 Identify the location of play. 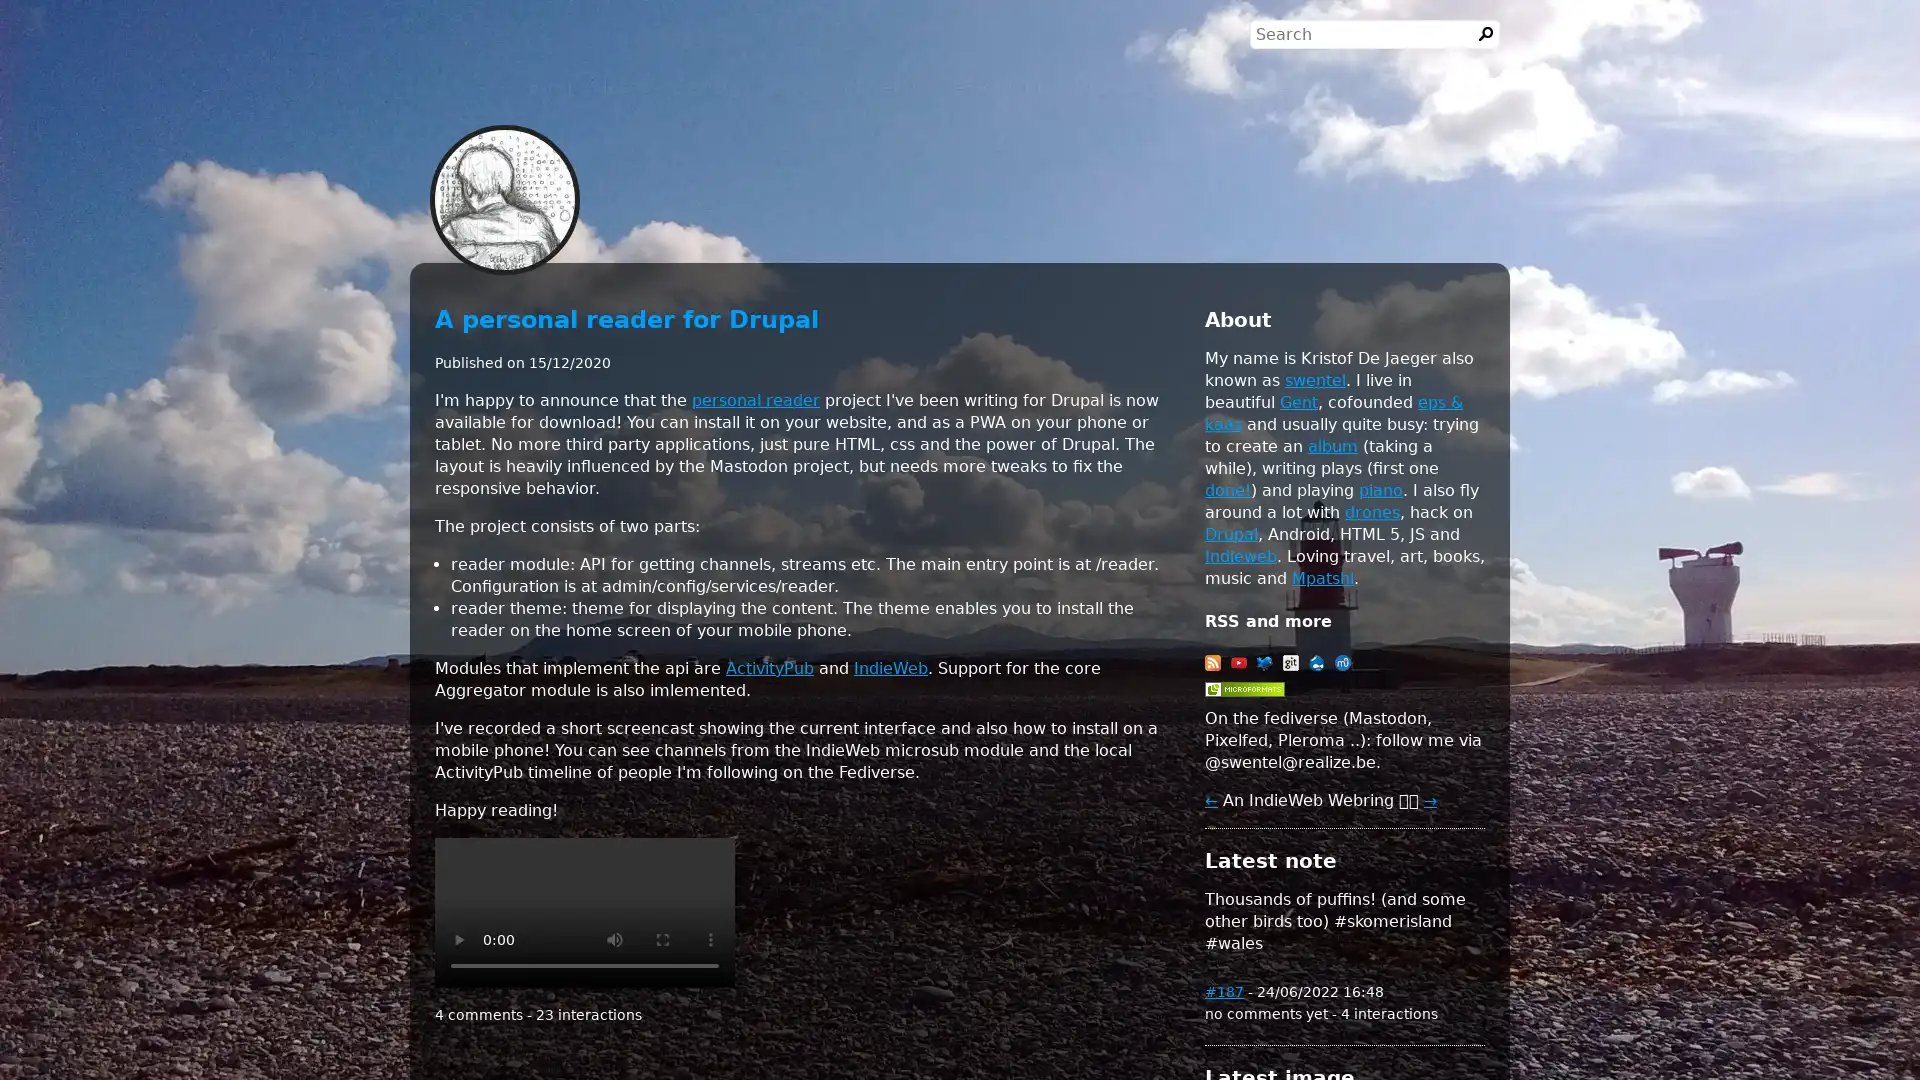
(458, 938).